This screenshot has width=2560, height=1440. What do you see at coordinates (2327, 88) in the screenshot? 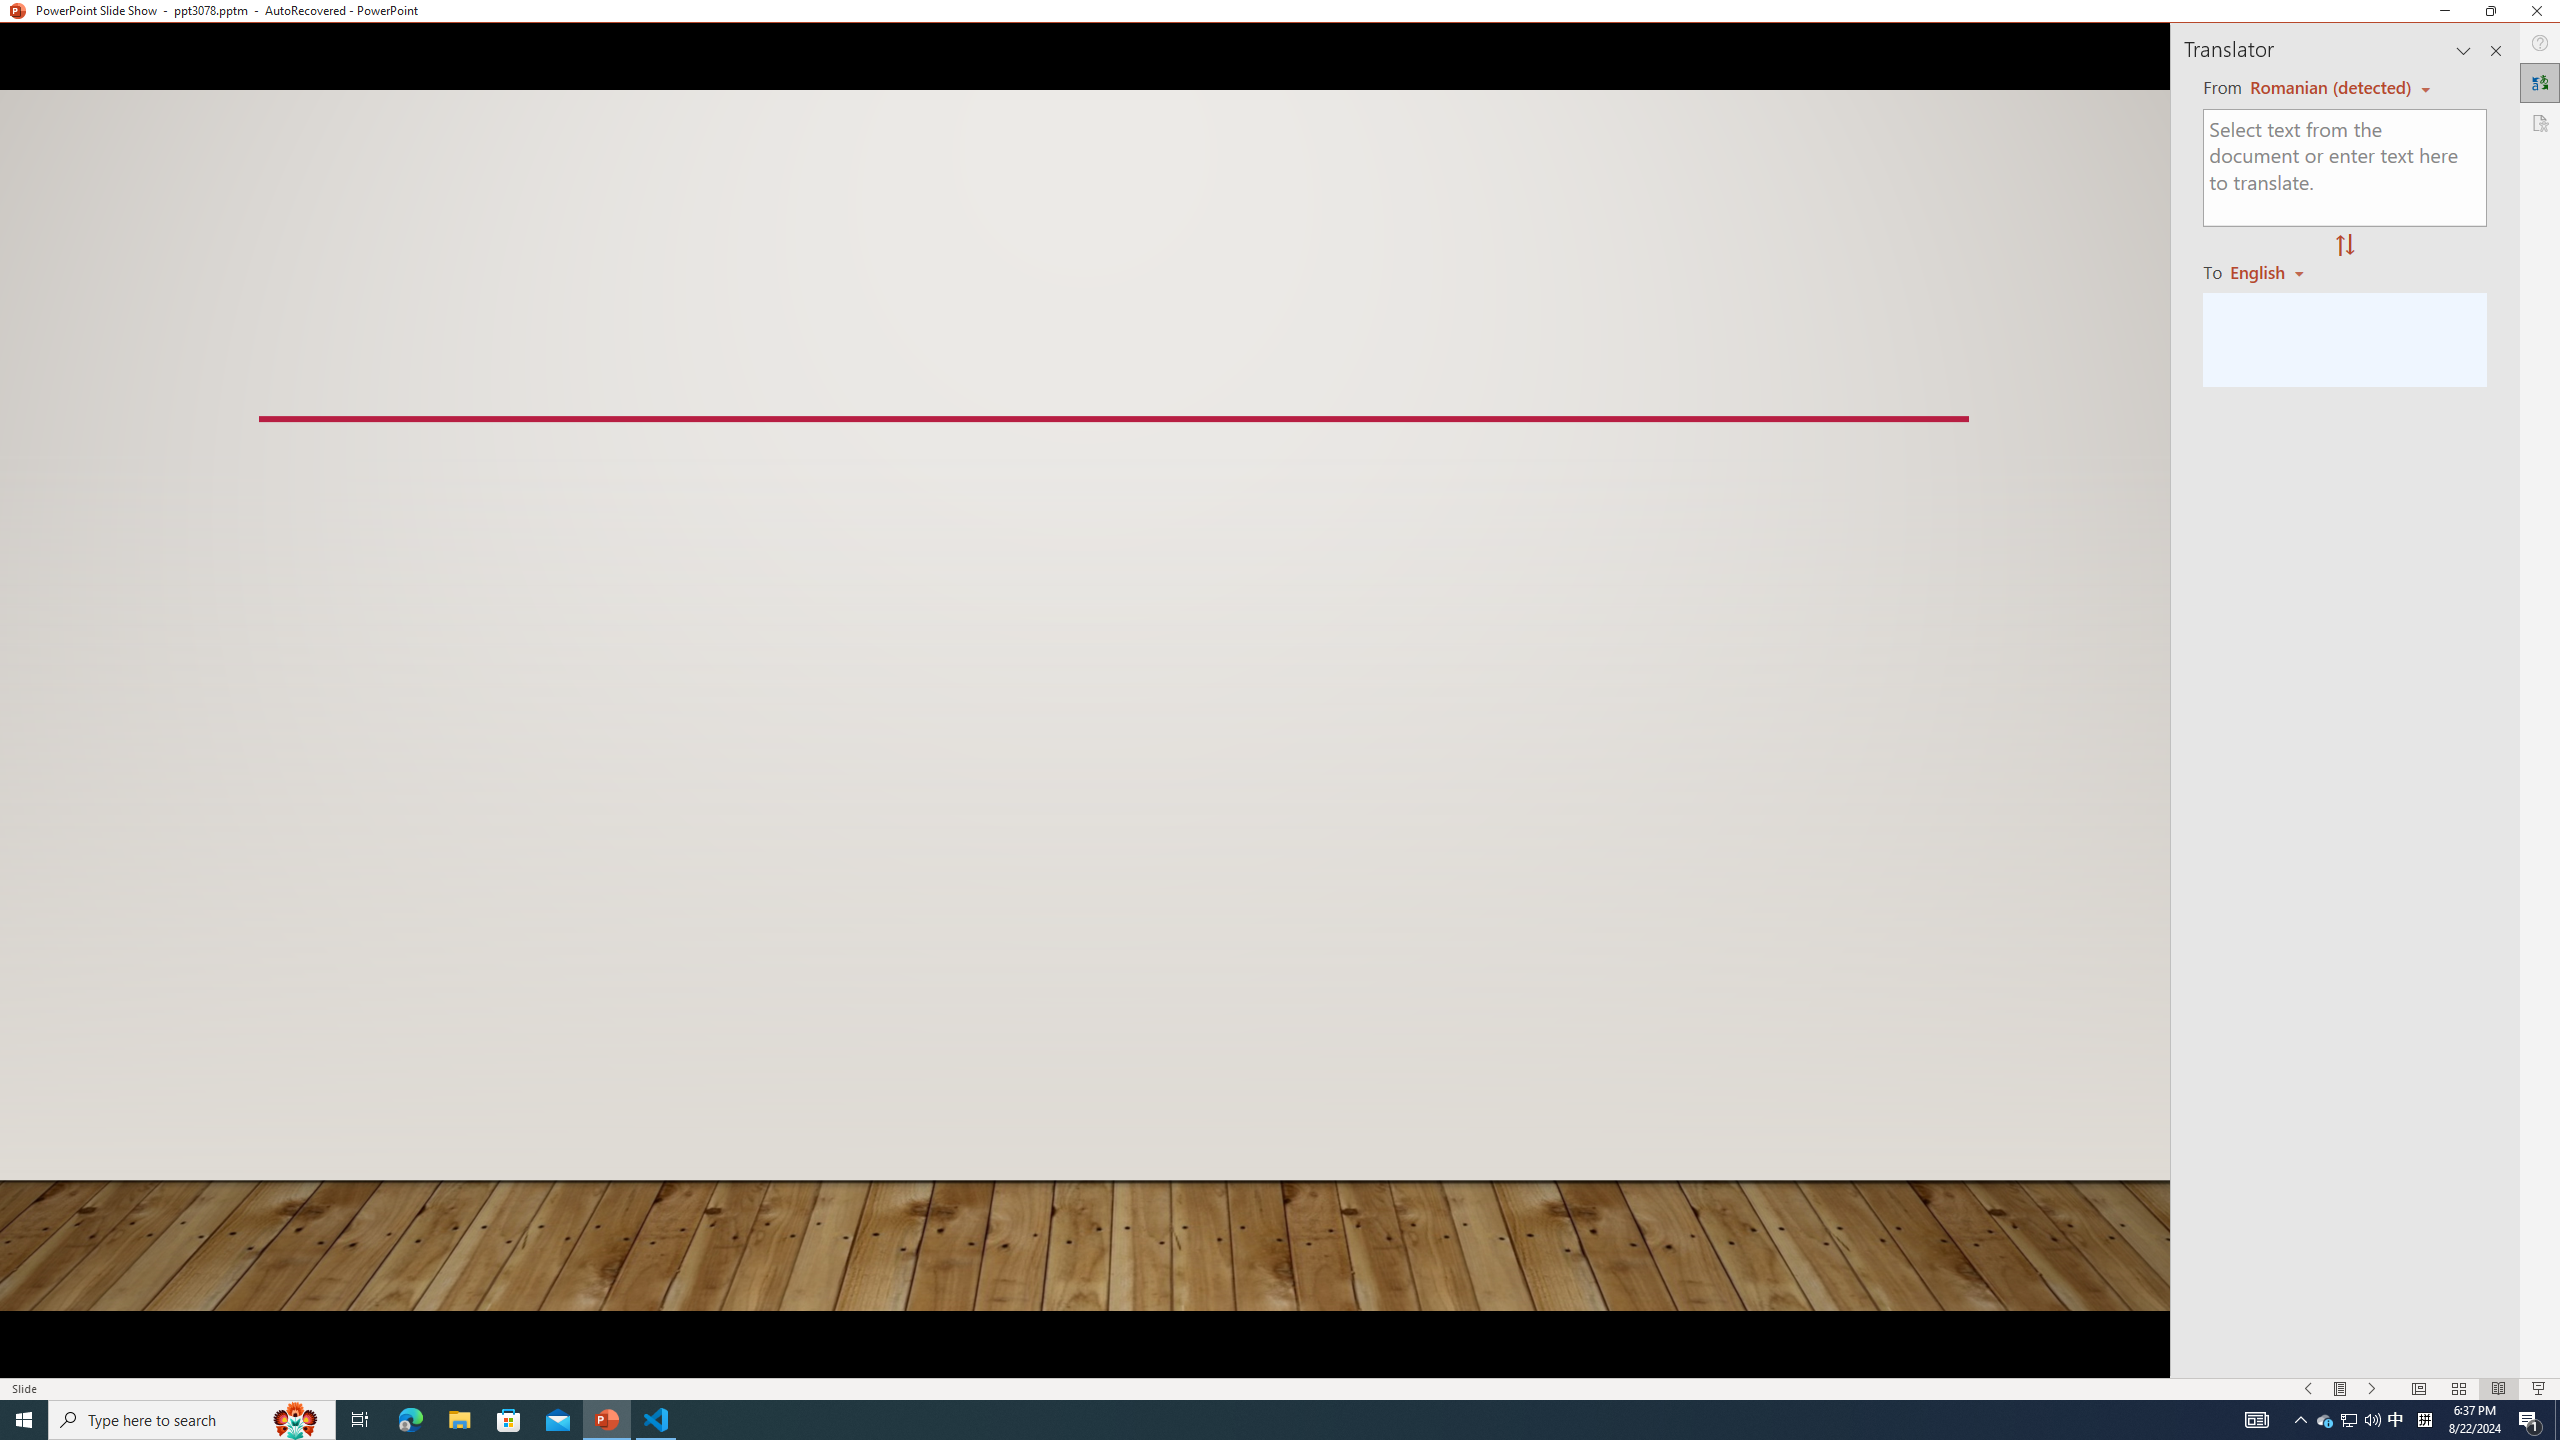
I see `'Romanian (detected)'` at bounding box center [2327, 88].